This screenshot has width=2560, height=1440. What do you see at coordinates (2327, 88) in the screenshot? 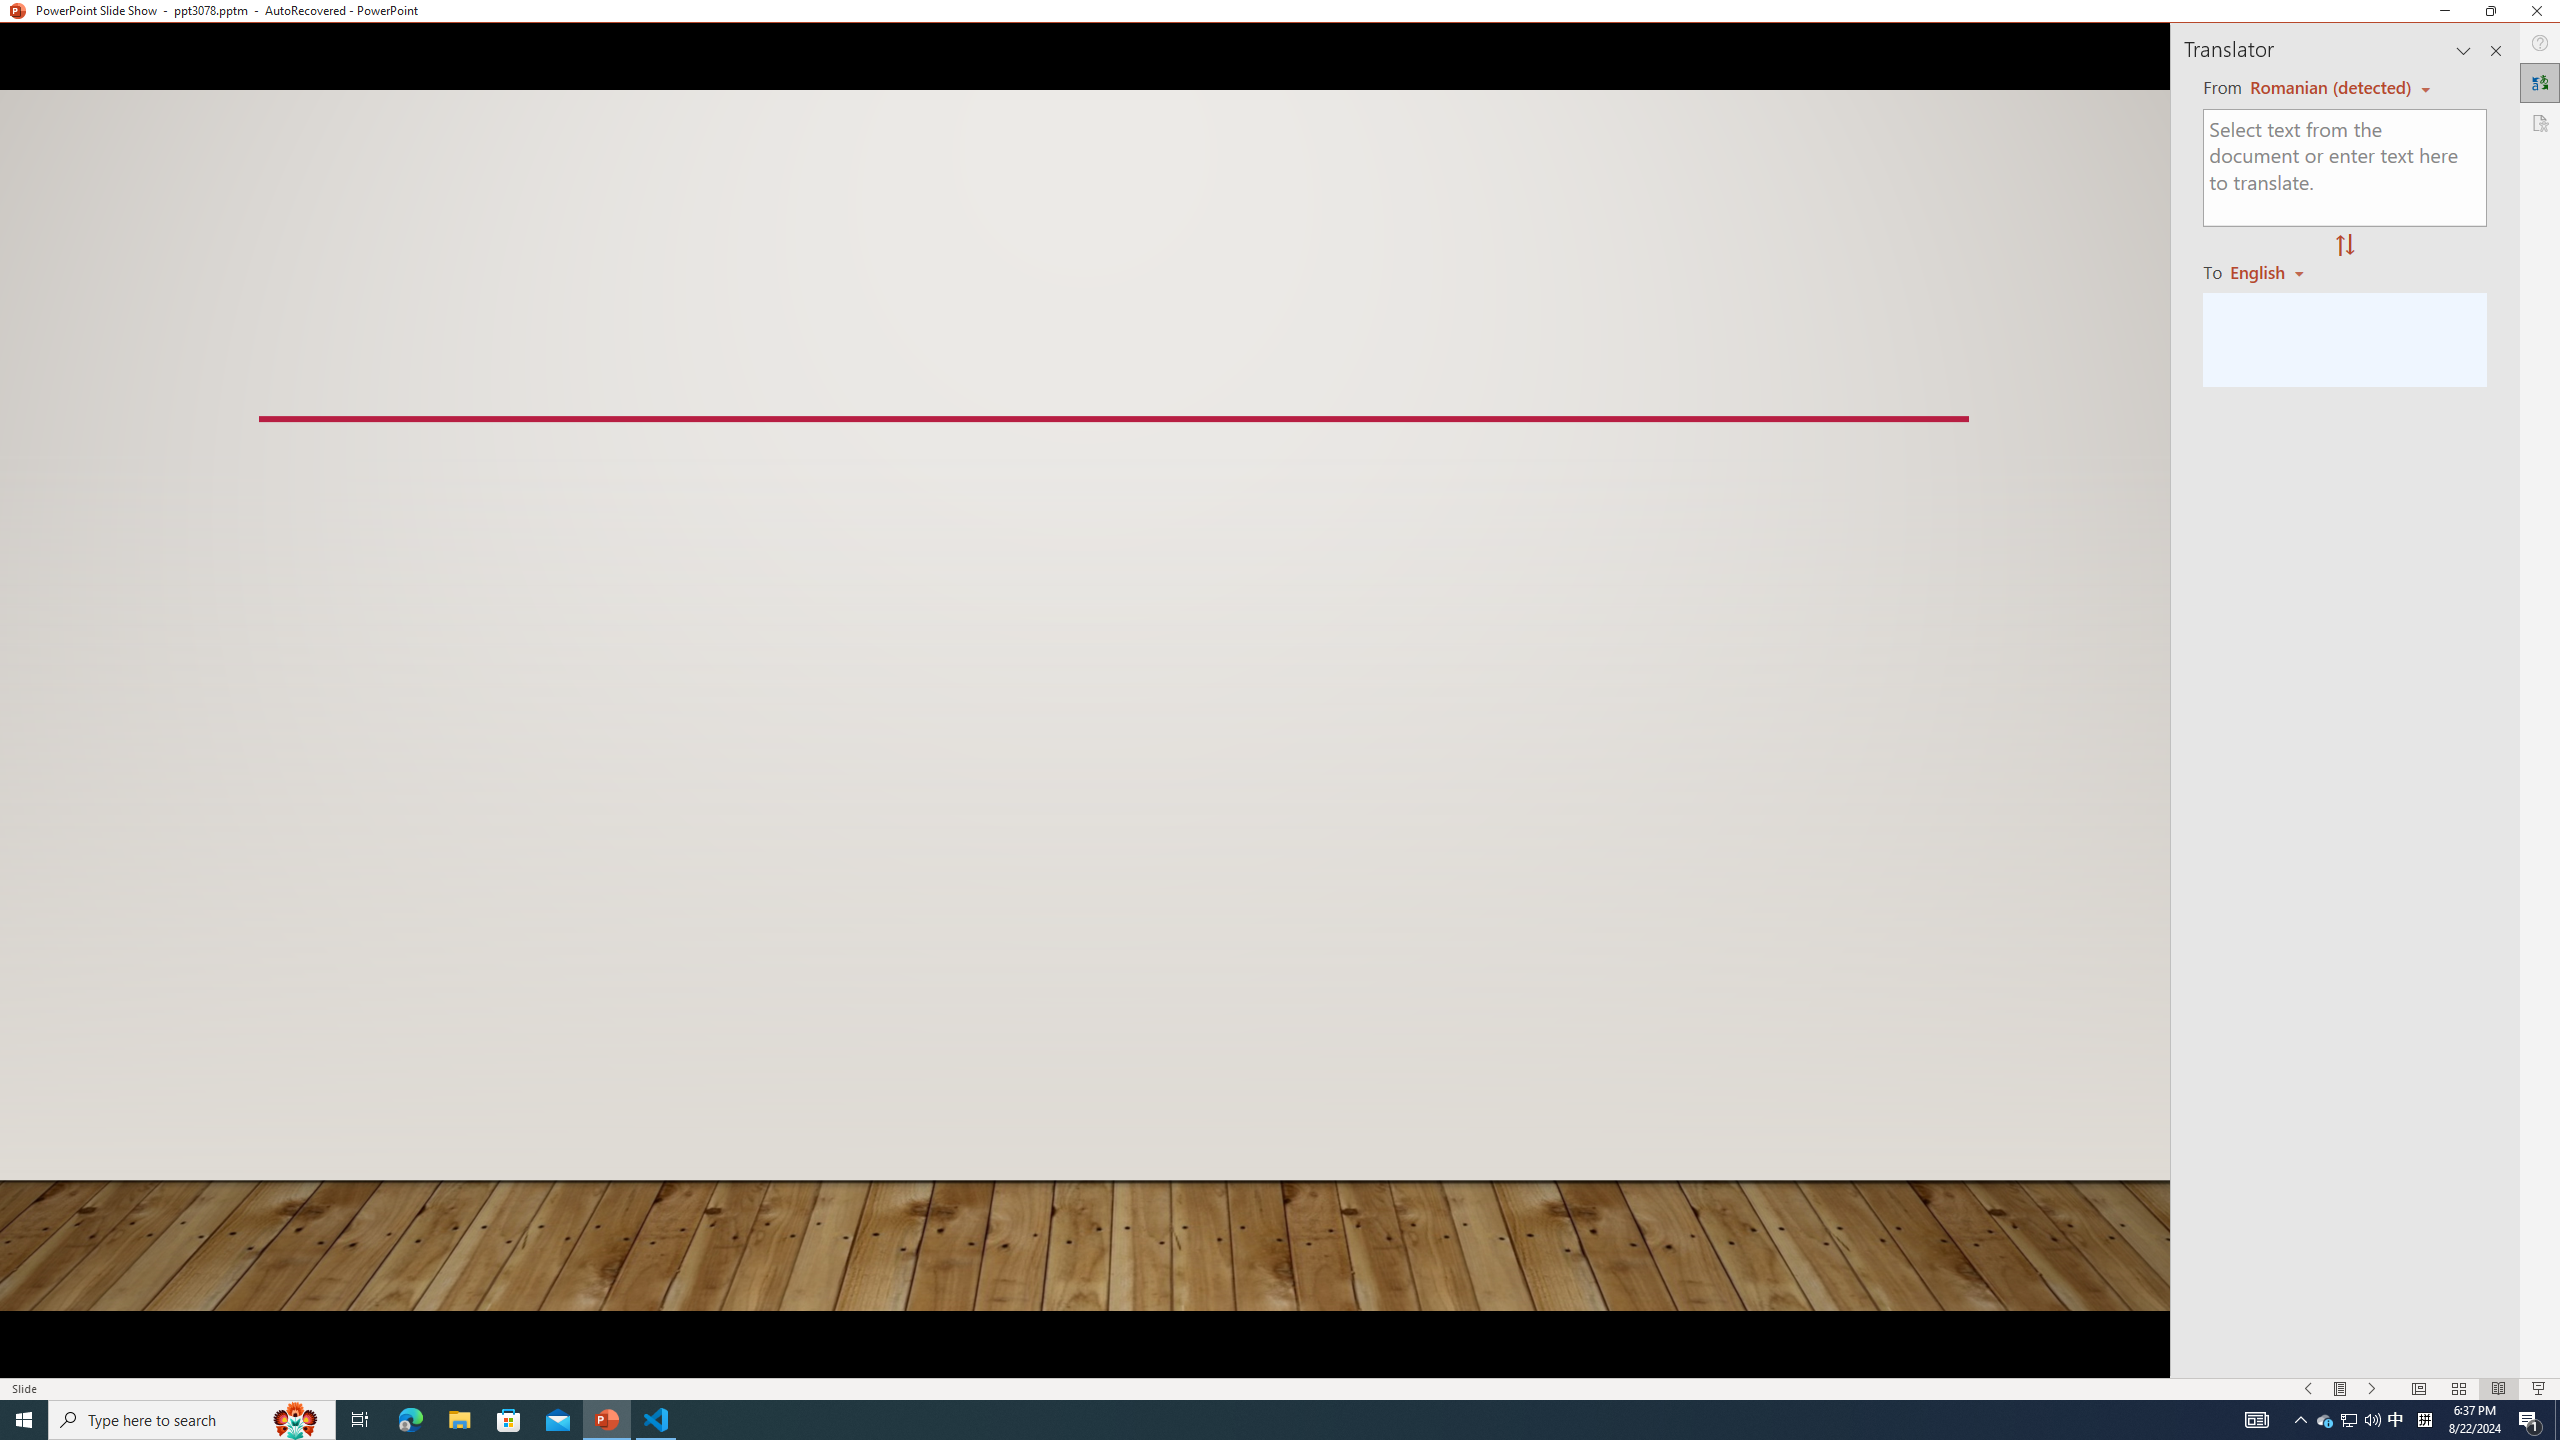
I see `'Romanian (detected)'` at bounding box center [2327, 88].